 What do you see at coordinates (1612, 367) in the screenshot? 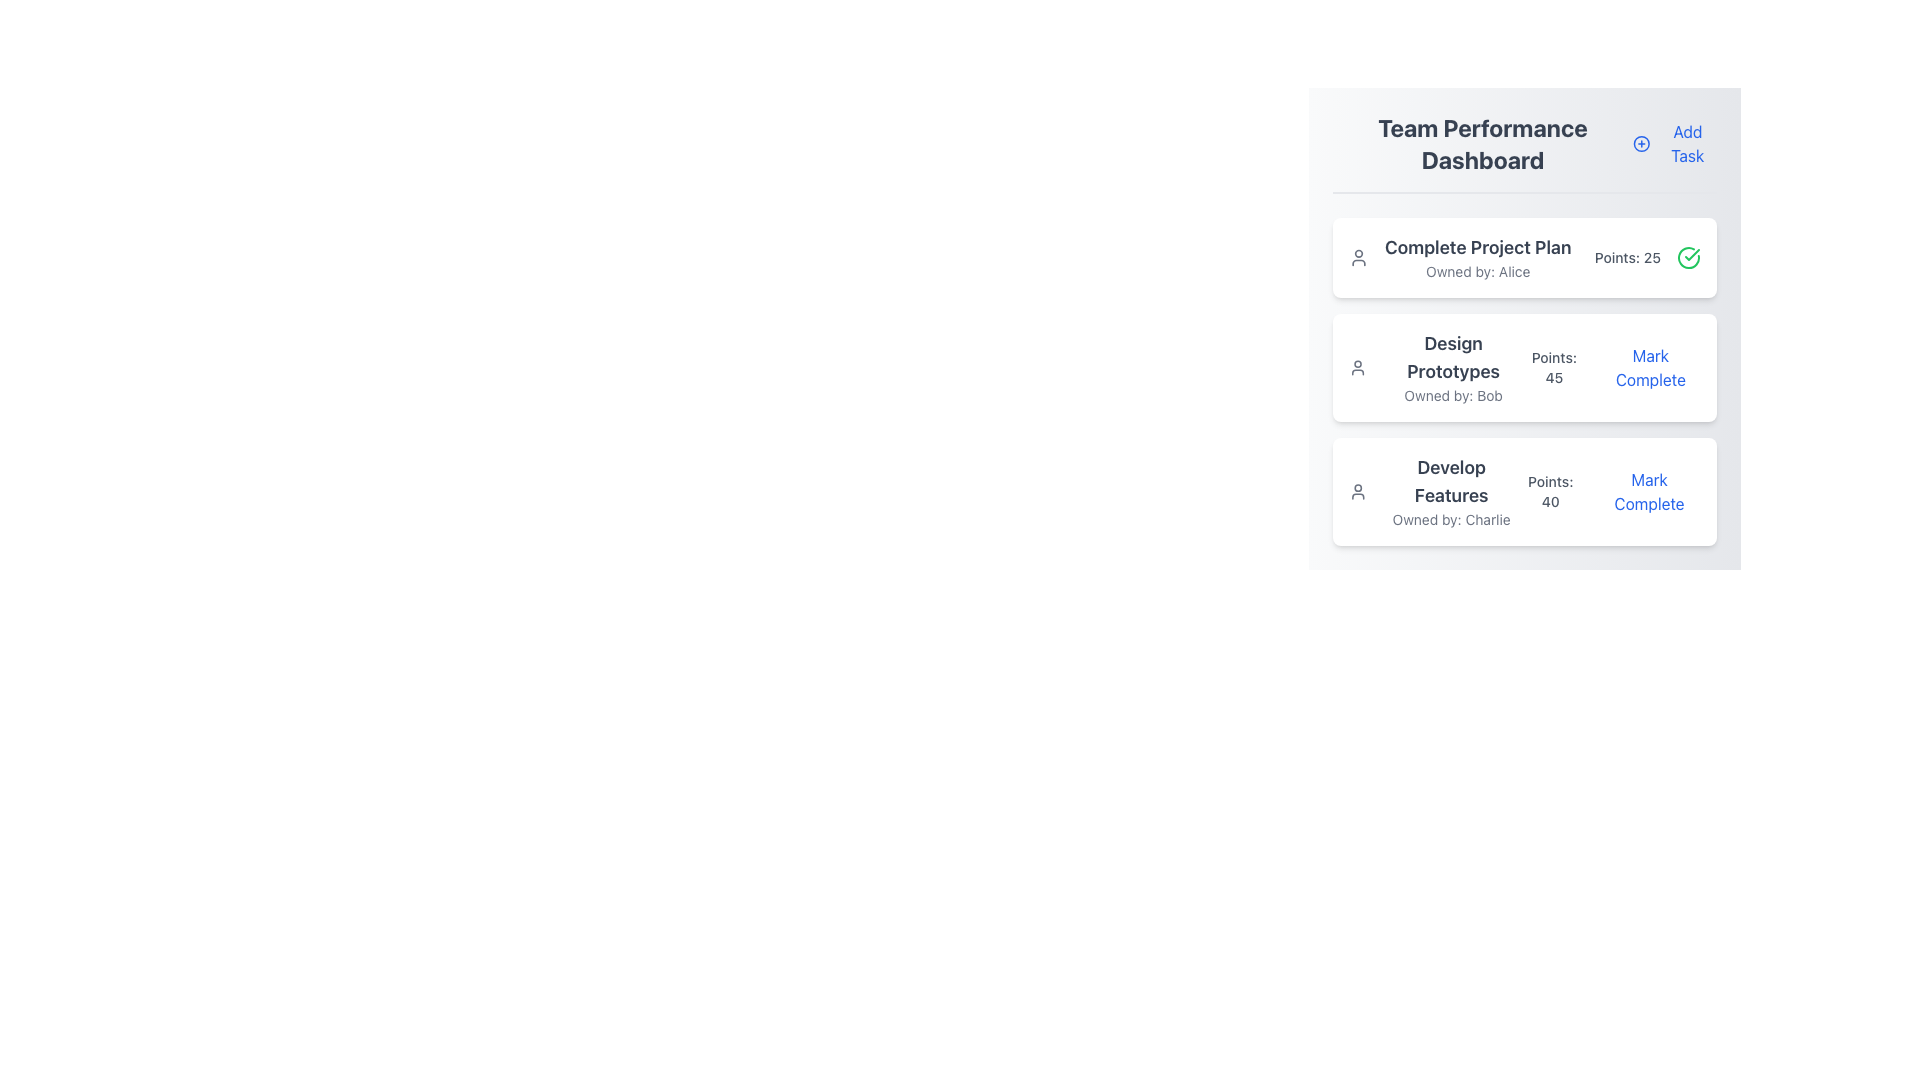
I see `the 'Mark Complete' text in the 'Design Prototypes' card owned by Bob` at bounding box center [1612, 367].